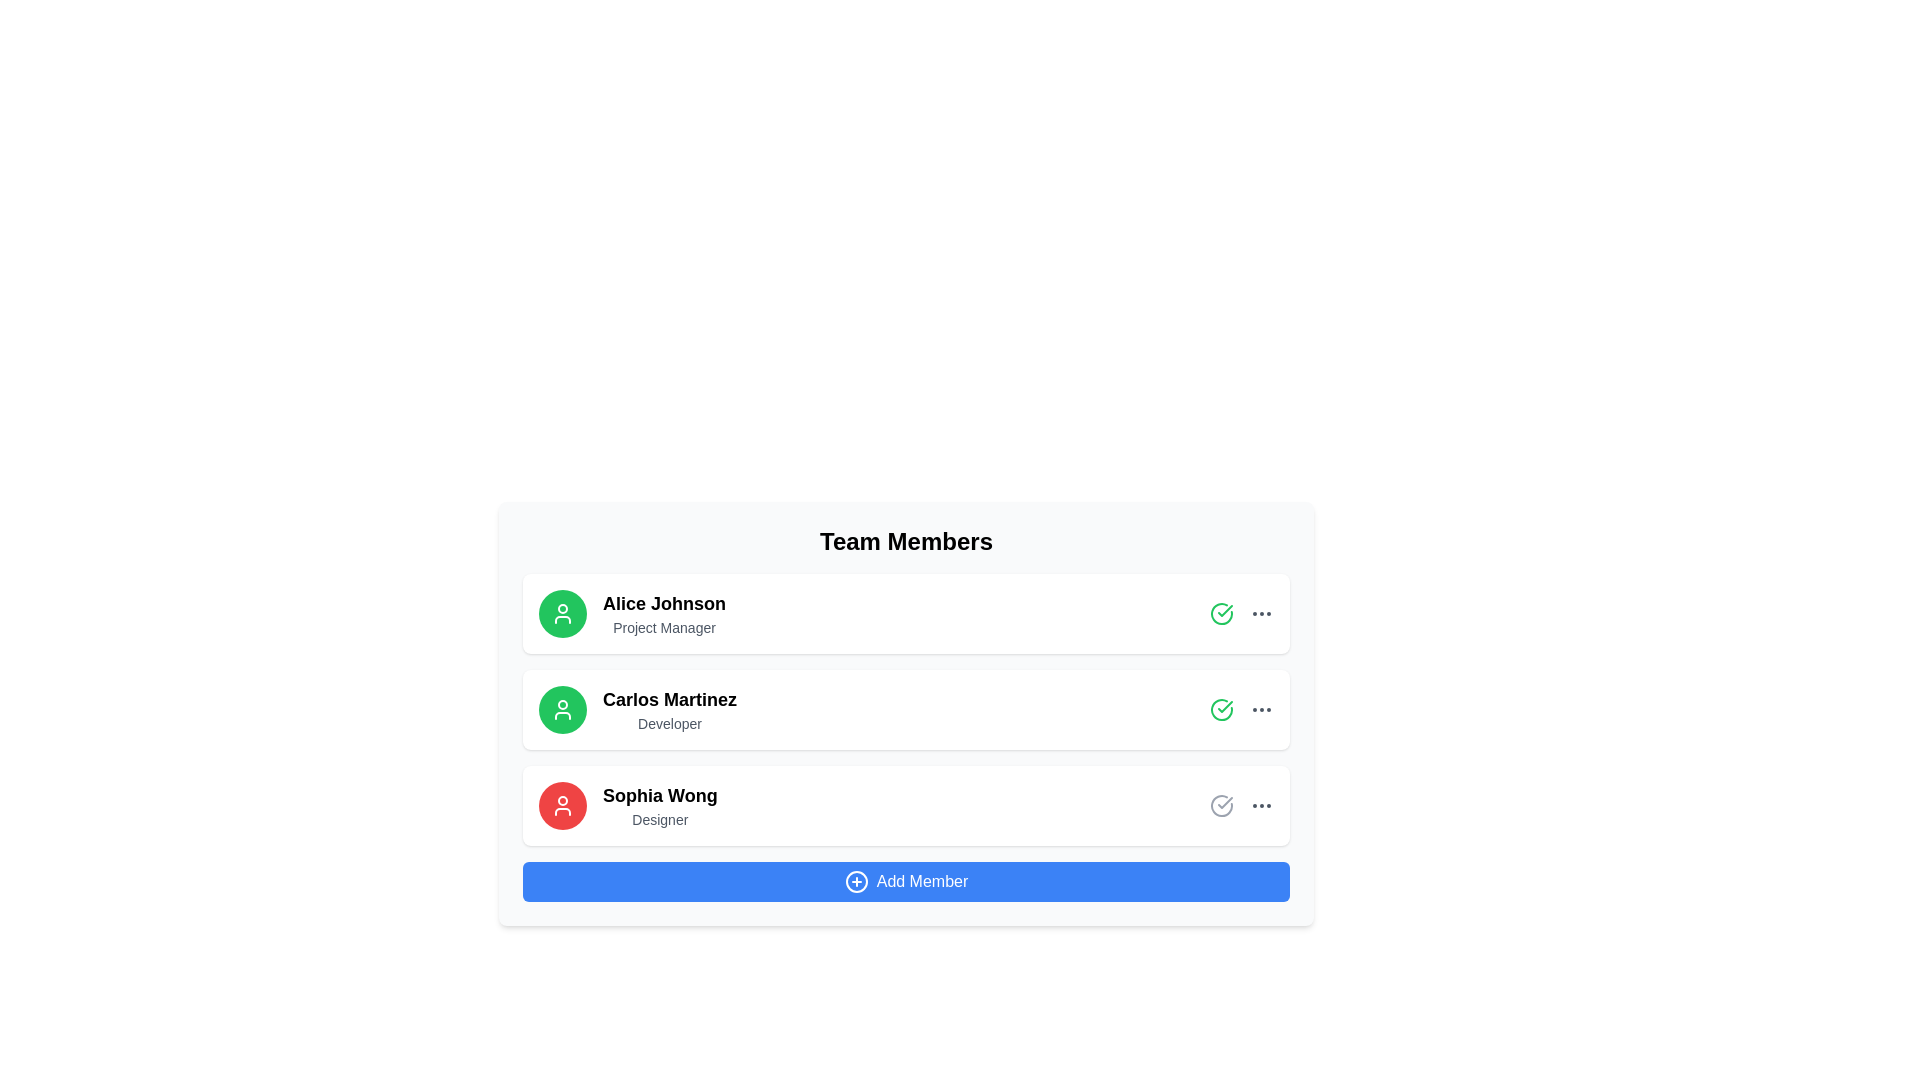 This screenshot has width=1920, height=1080. What do you see at coordinates (1221, 805) in the screenshot?
I see `the verified status icon for the member 'Sophia Wong' located in the third position of the member list, which is to the left of the ellipsis icon` at bounding box center [1221, 805].